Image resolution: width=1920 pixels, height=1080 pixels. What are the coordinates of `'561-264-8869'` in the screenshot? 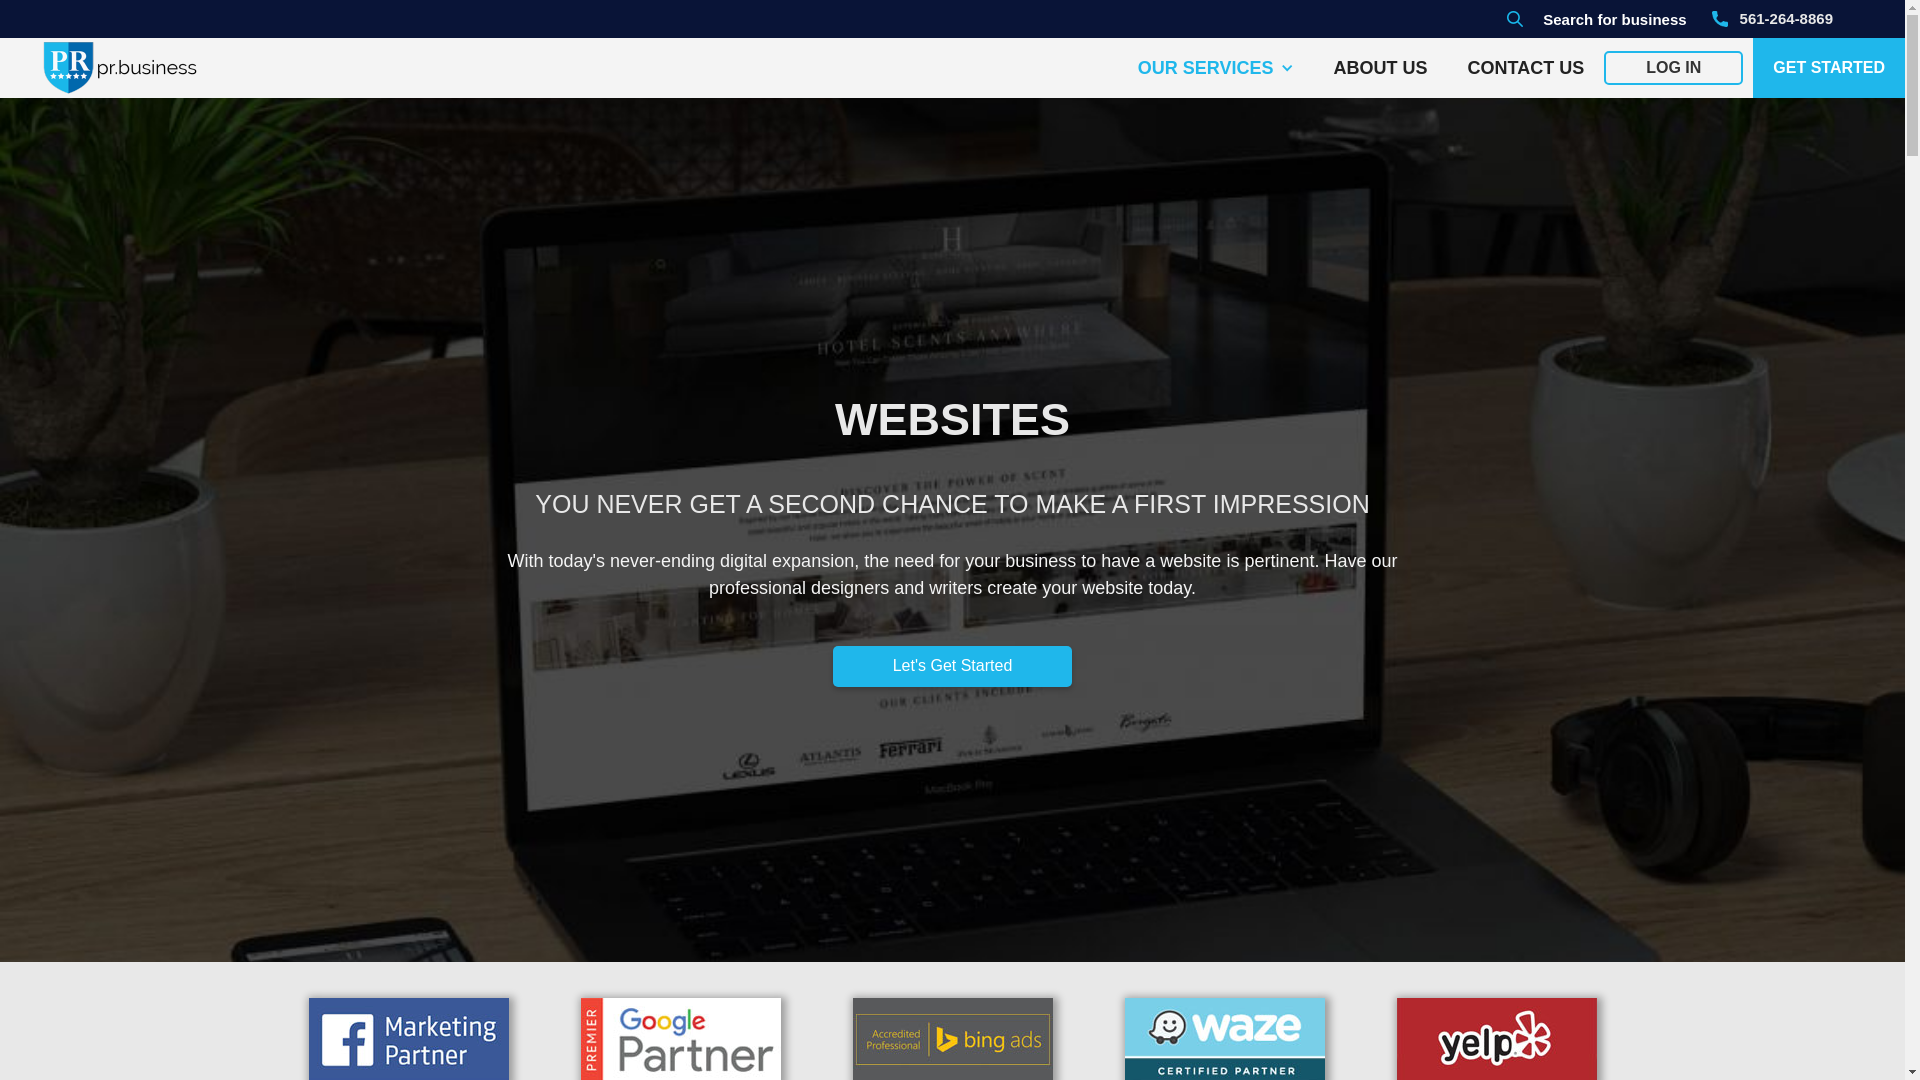 It's located at (1772, 19).